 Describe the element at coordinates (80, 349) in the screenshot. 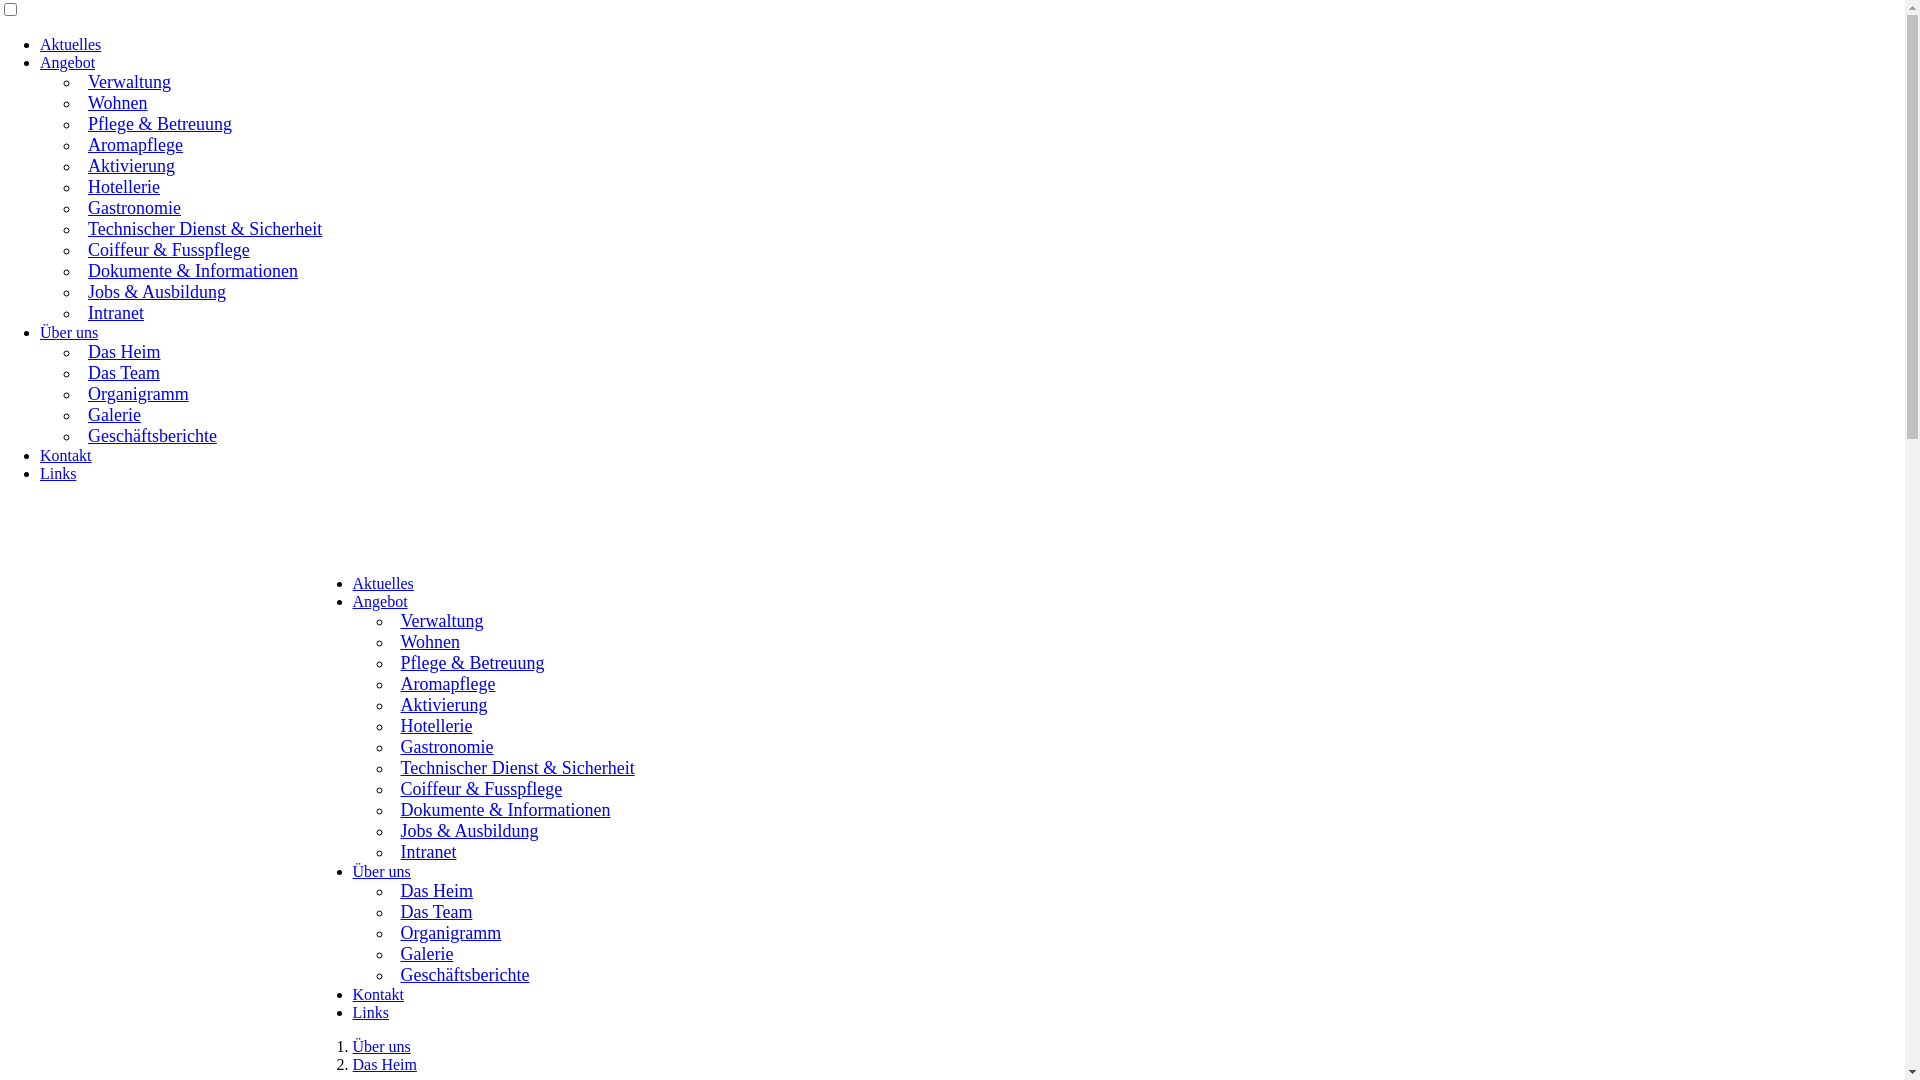

I see `'Das Heim'` at that location.